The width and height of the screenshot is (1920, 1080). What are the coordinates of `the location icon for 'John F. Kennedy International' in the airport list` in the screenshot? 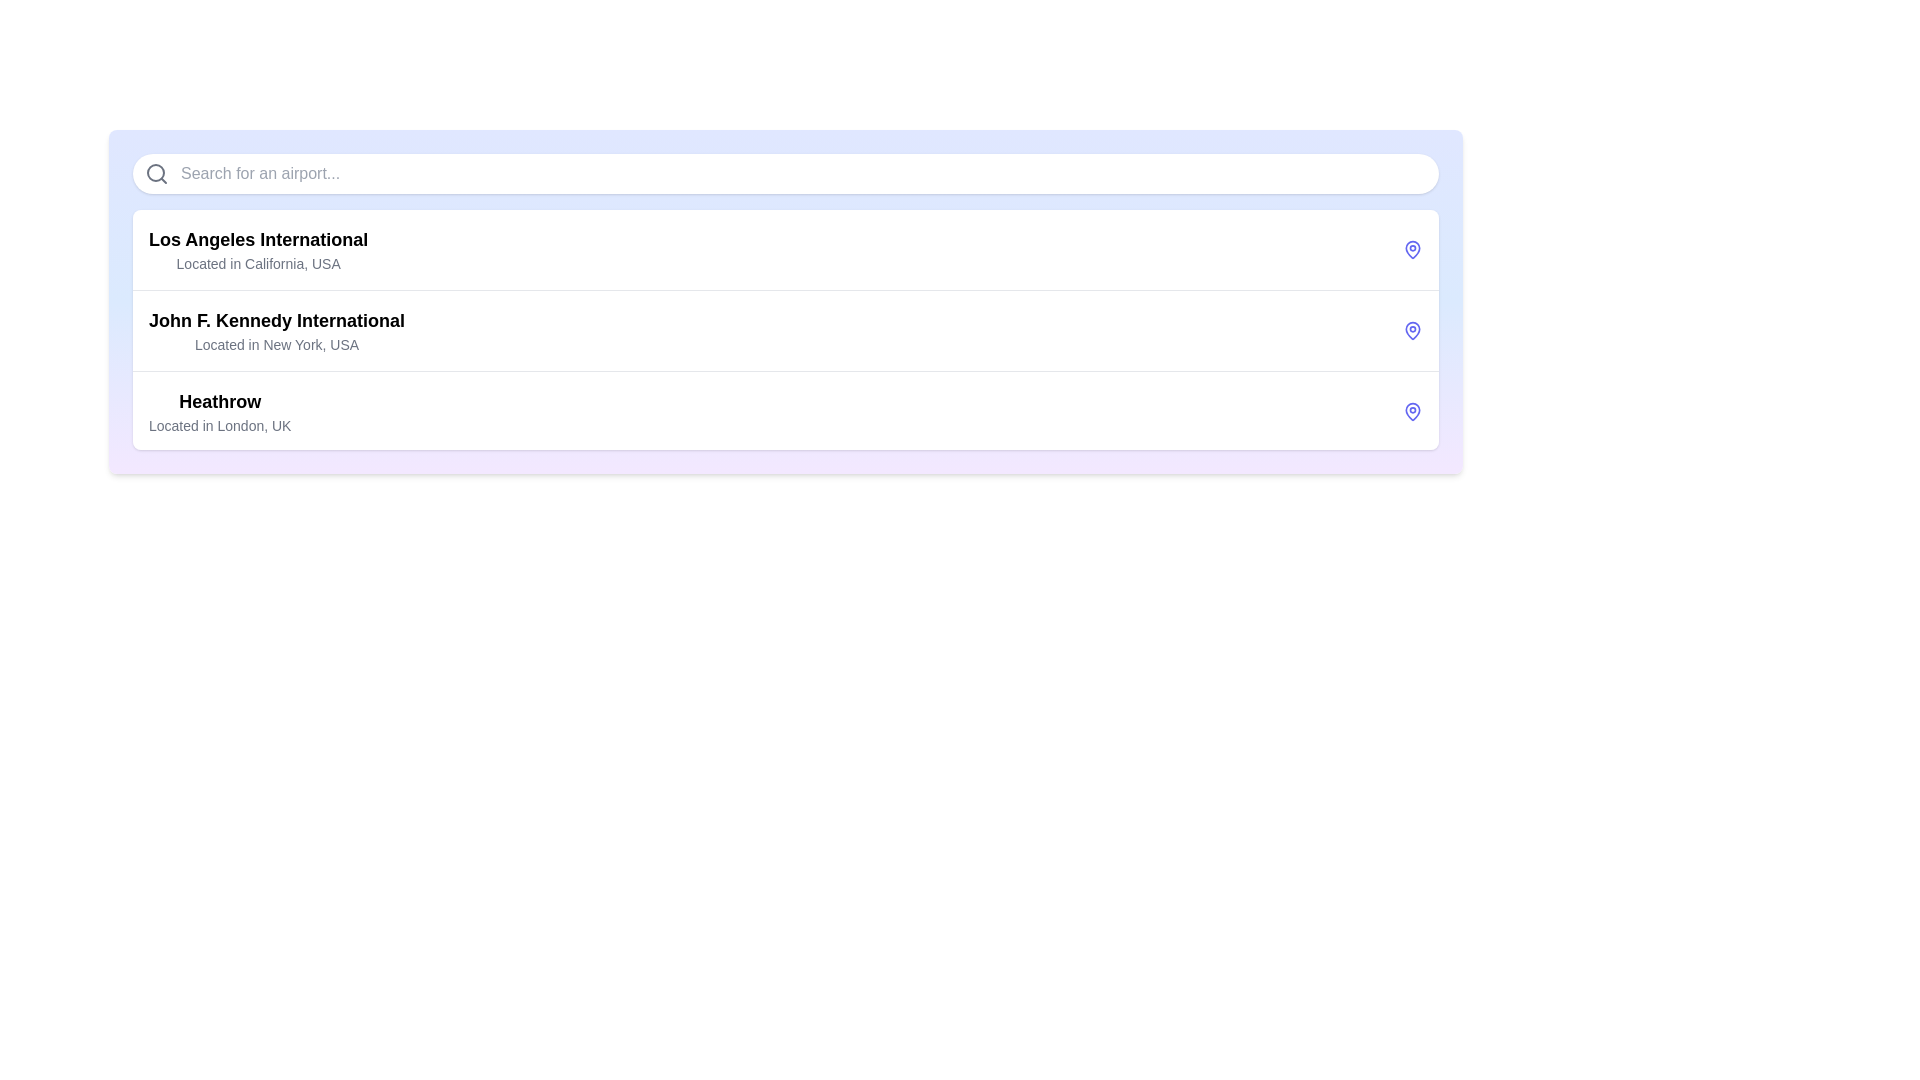 It's located at (1411, 330).